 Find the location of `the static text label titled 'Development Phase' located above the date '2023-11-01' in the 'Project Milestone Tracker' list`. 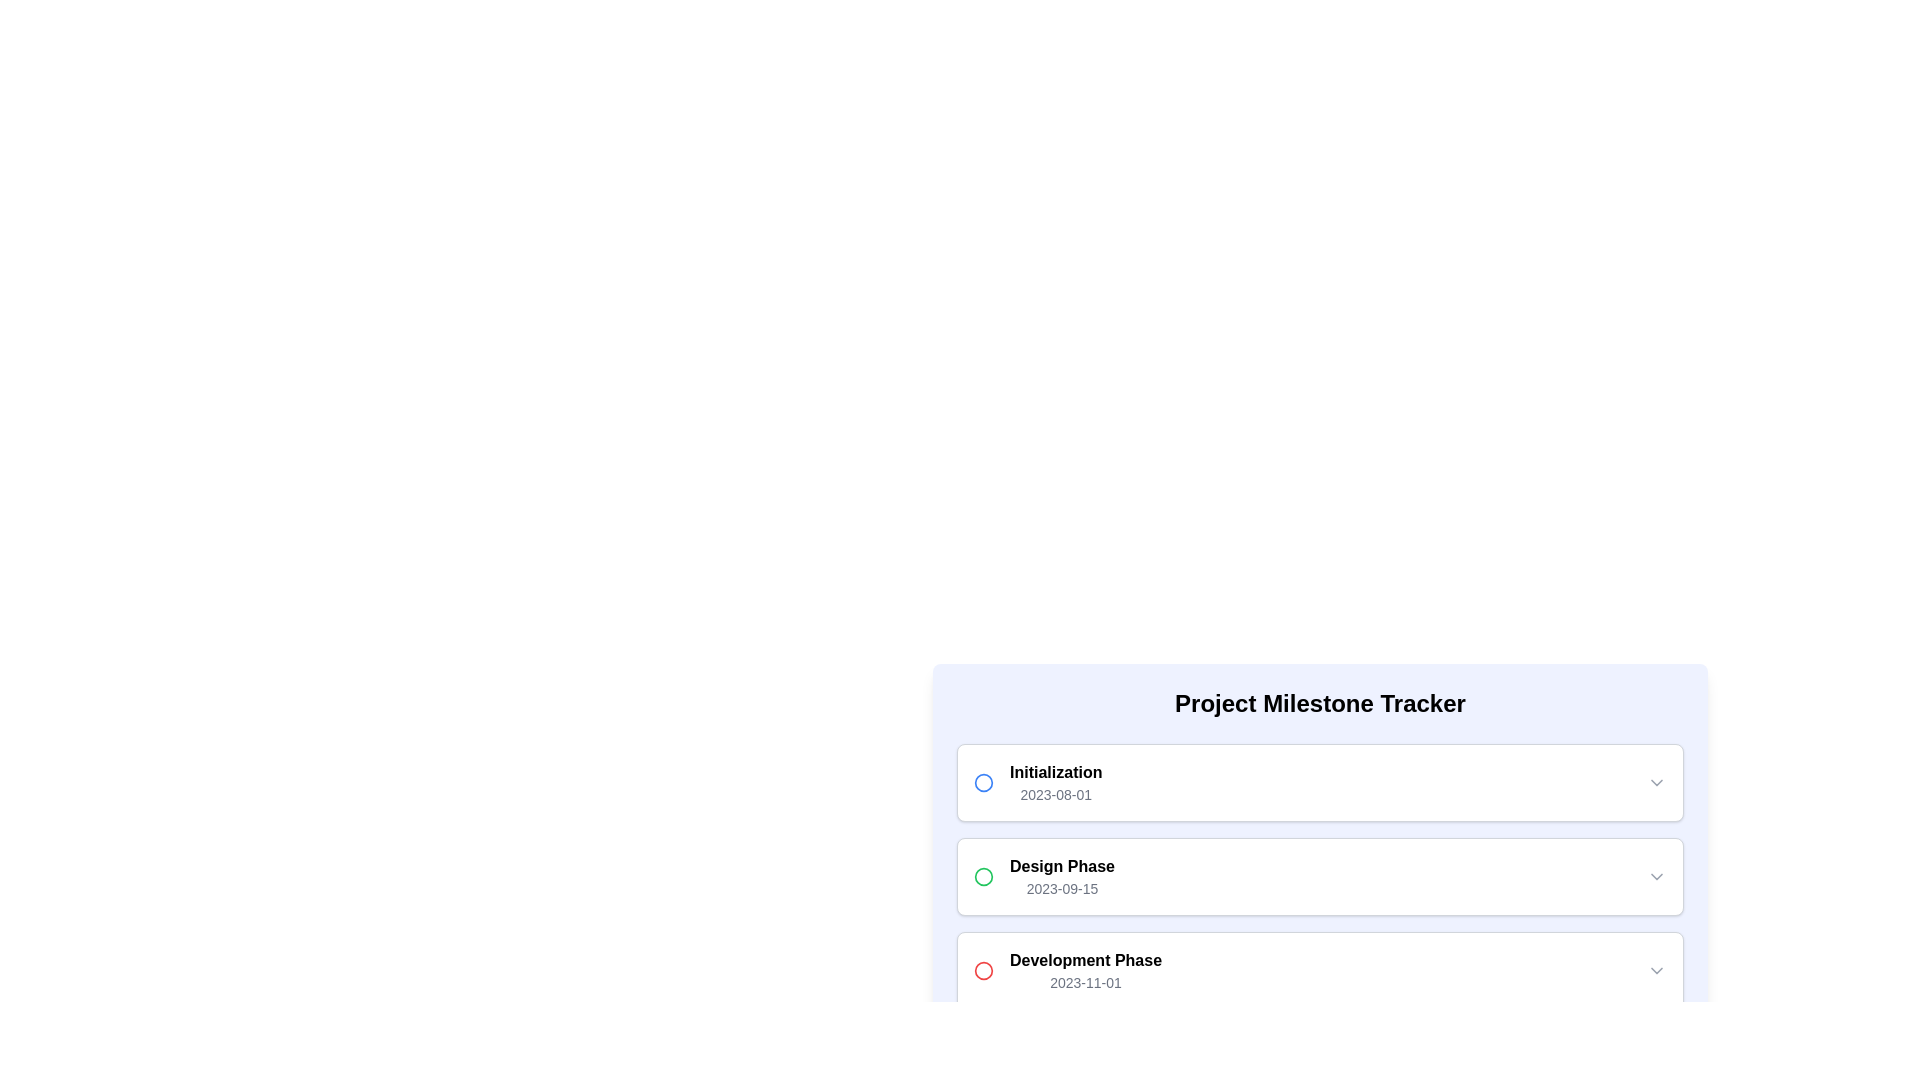

the static text label titled 'Development Phase' located above the date '2023-11-01' in the 'Project Milestone Tracker' list is located at coordinates (1084, 959).